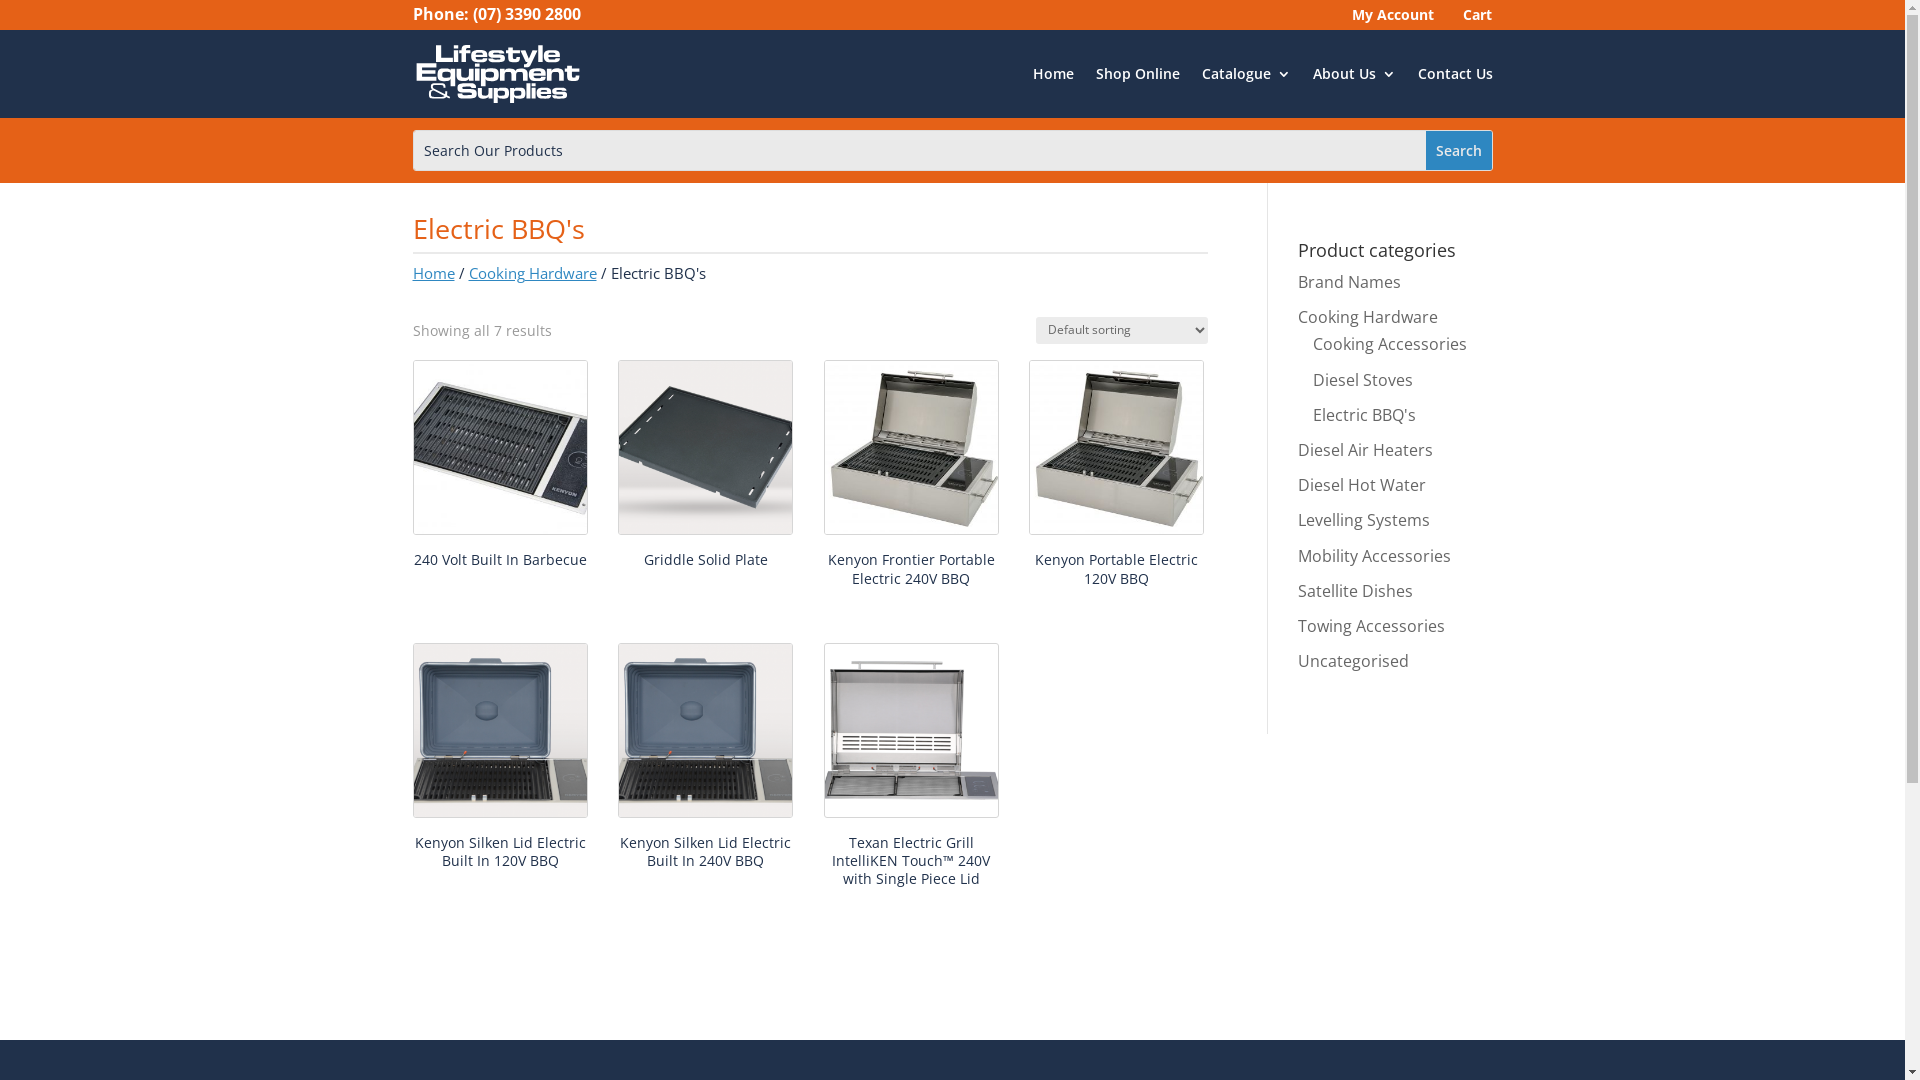  What do you see at coordinates (1364, 450) in the screenshot?
I see `'Diesel Air Heaters'` at bounding box center [1364, 450].